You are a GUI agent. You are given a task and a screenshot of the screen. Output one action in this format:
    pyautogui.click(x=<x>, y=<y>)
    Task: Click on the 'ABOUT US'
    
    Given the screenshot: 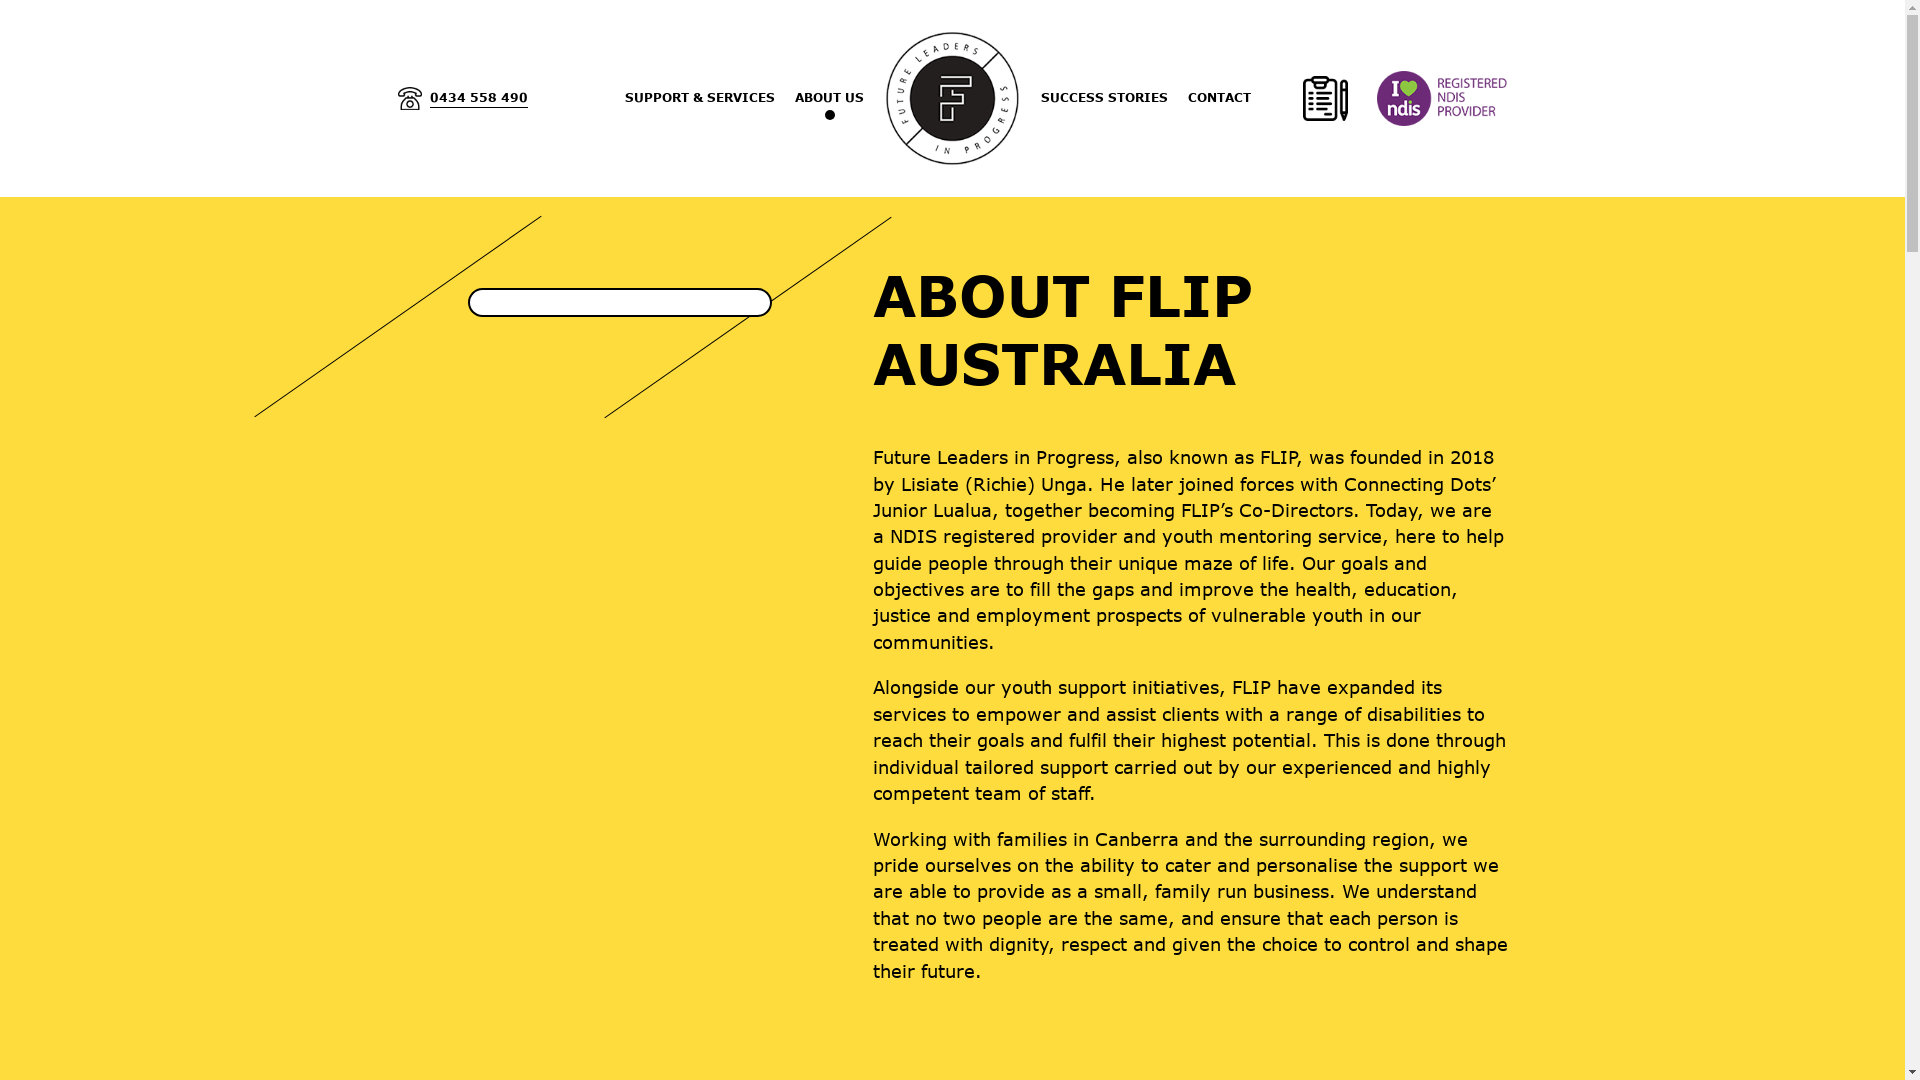 What is the action you would take?
    pyautogui.click(x=829, y=97)
    